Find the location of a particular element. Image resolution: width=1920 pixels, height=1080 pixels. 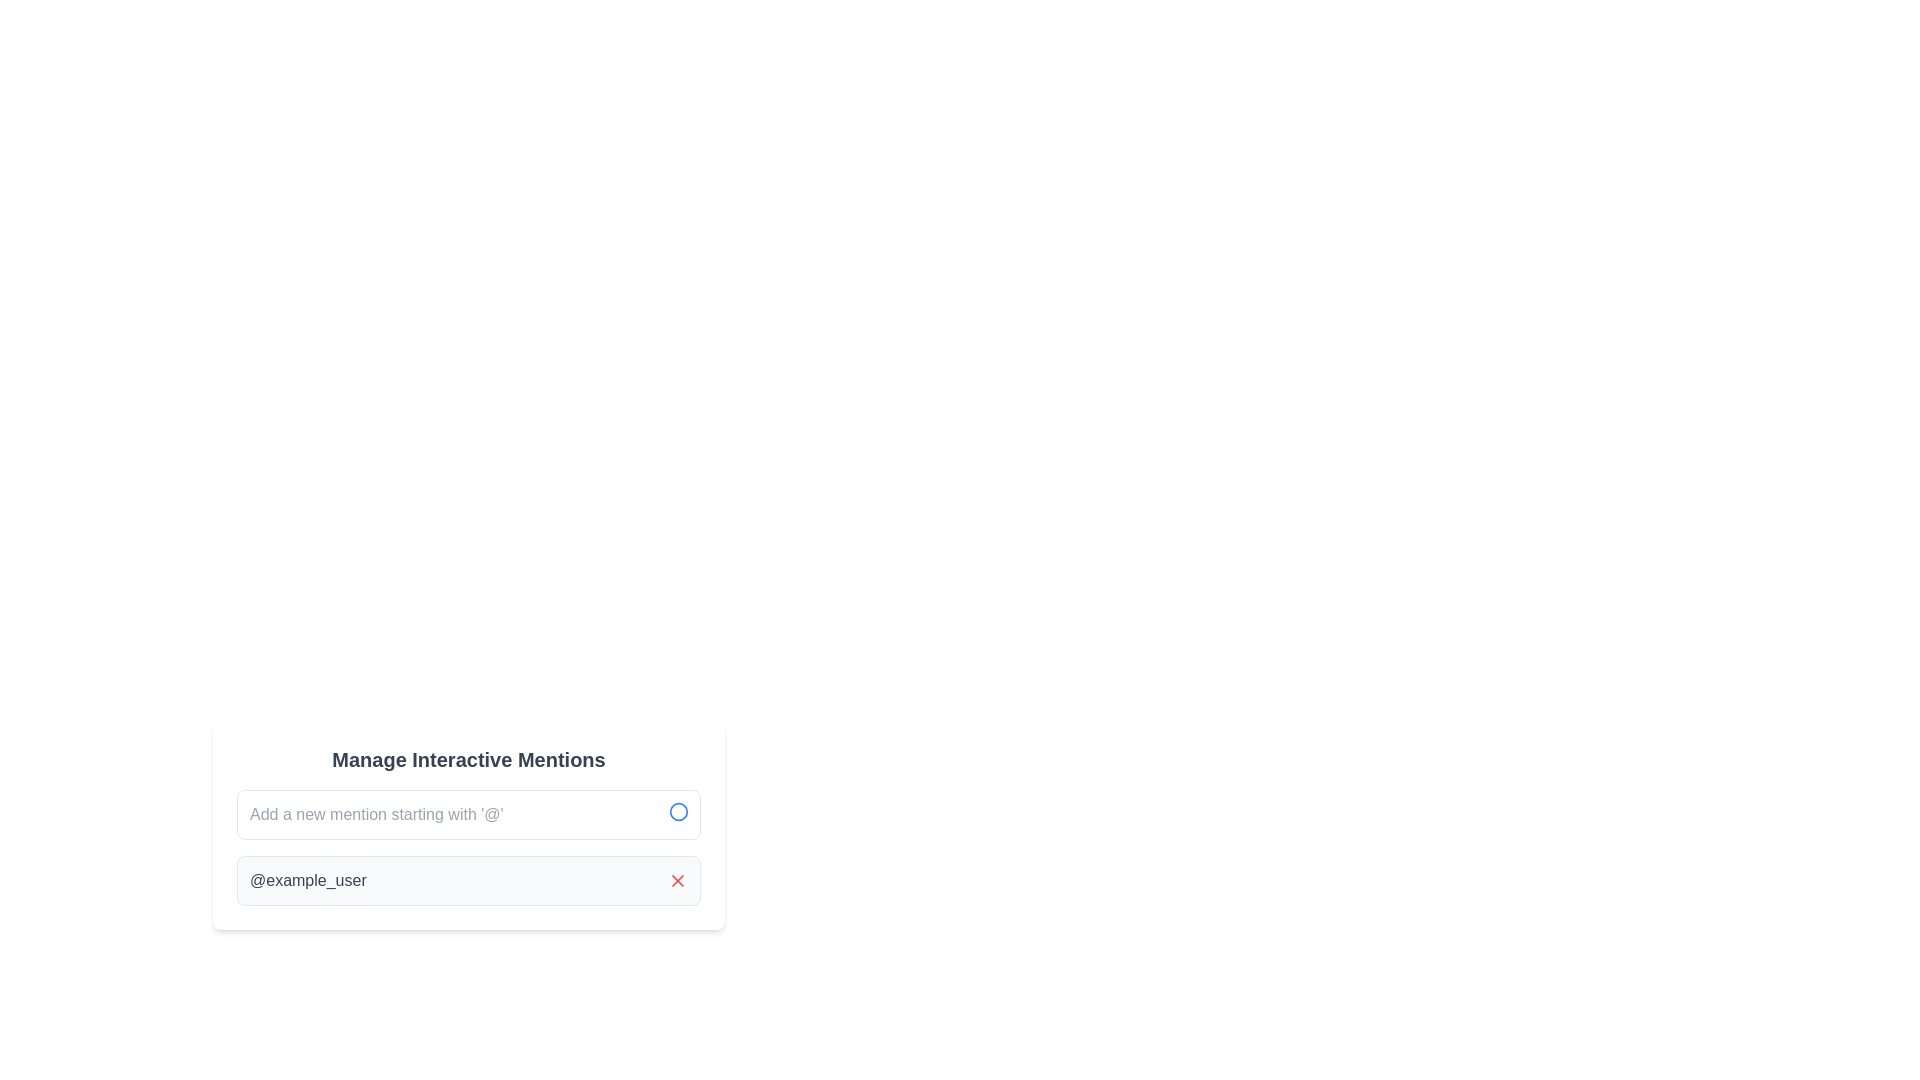

the circular blue icon with a hollow center and blue outline located at the top-right corner of the text input field is located at coordinates (678, 812).